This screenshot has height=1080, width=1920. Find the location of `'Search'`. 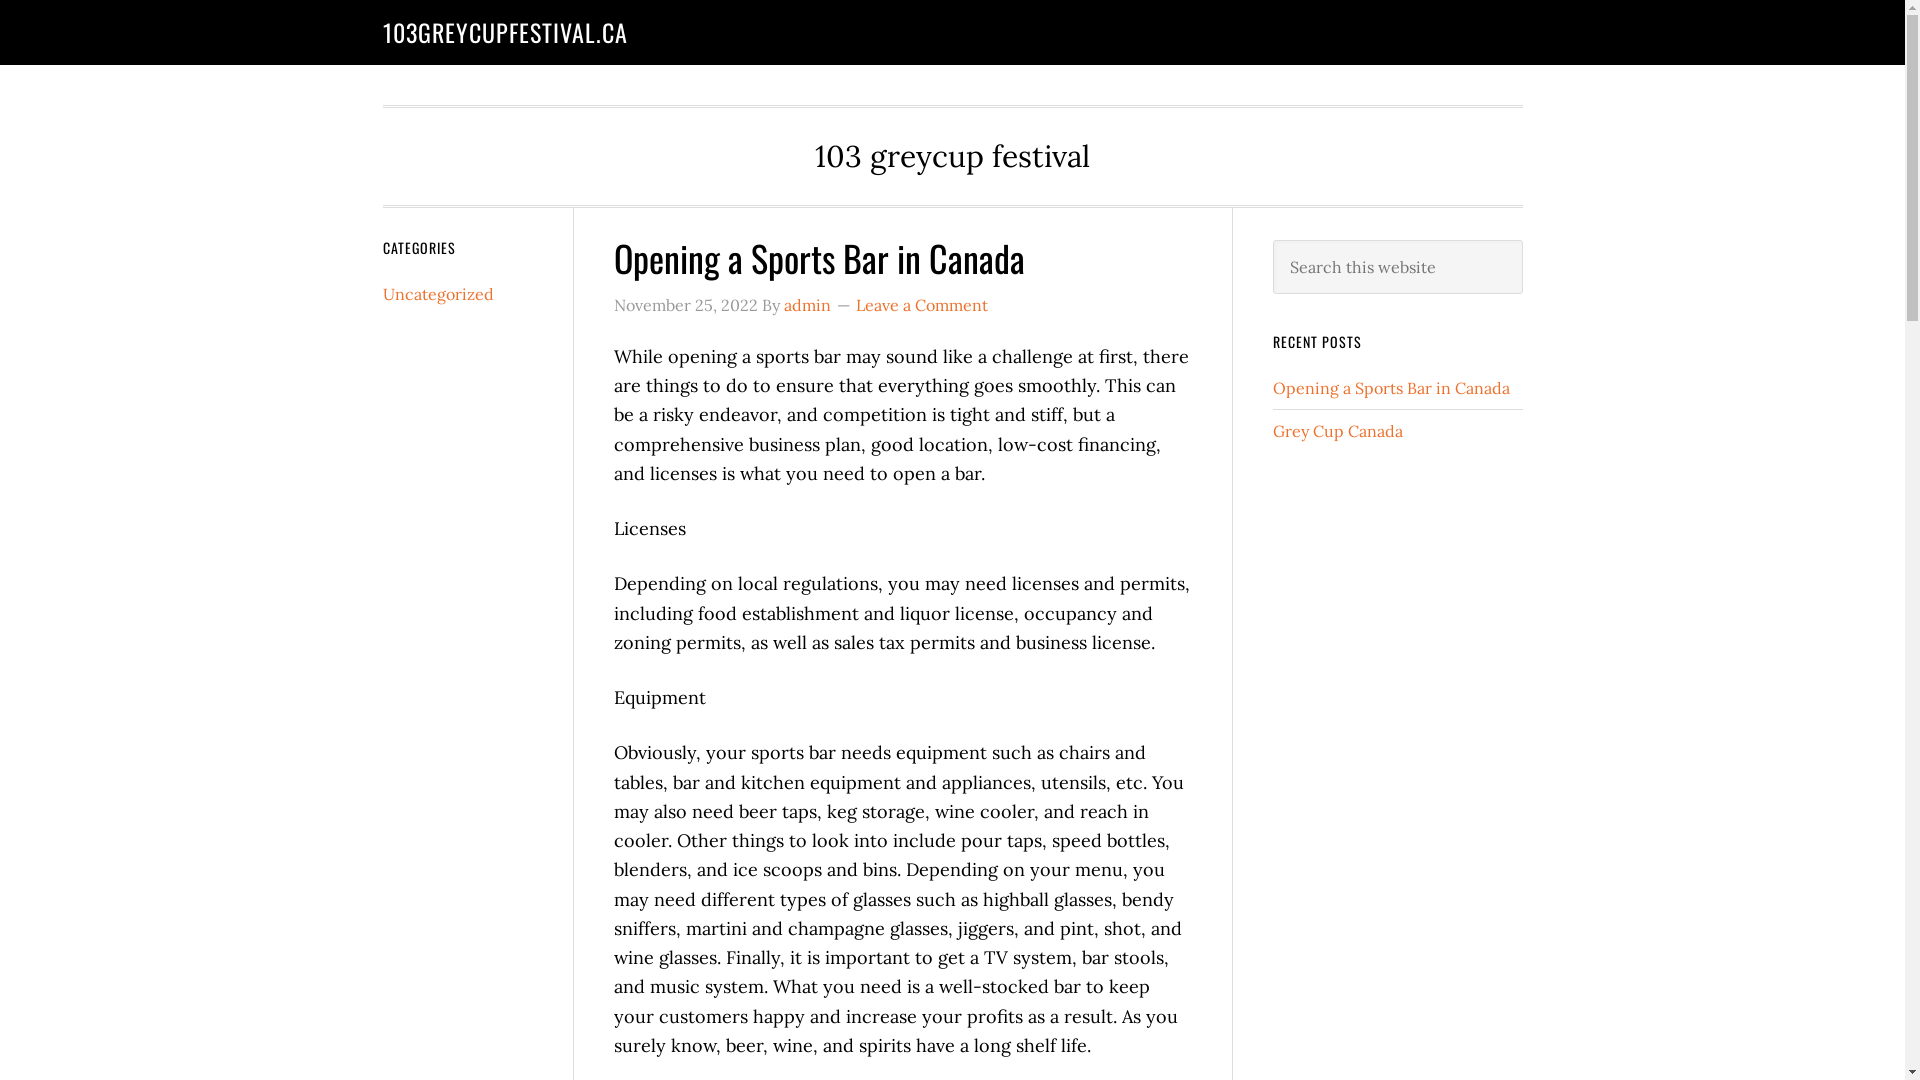

'Search' is located at coordinates (1521, 238).